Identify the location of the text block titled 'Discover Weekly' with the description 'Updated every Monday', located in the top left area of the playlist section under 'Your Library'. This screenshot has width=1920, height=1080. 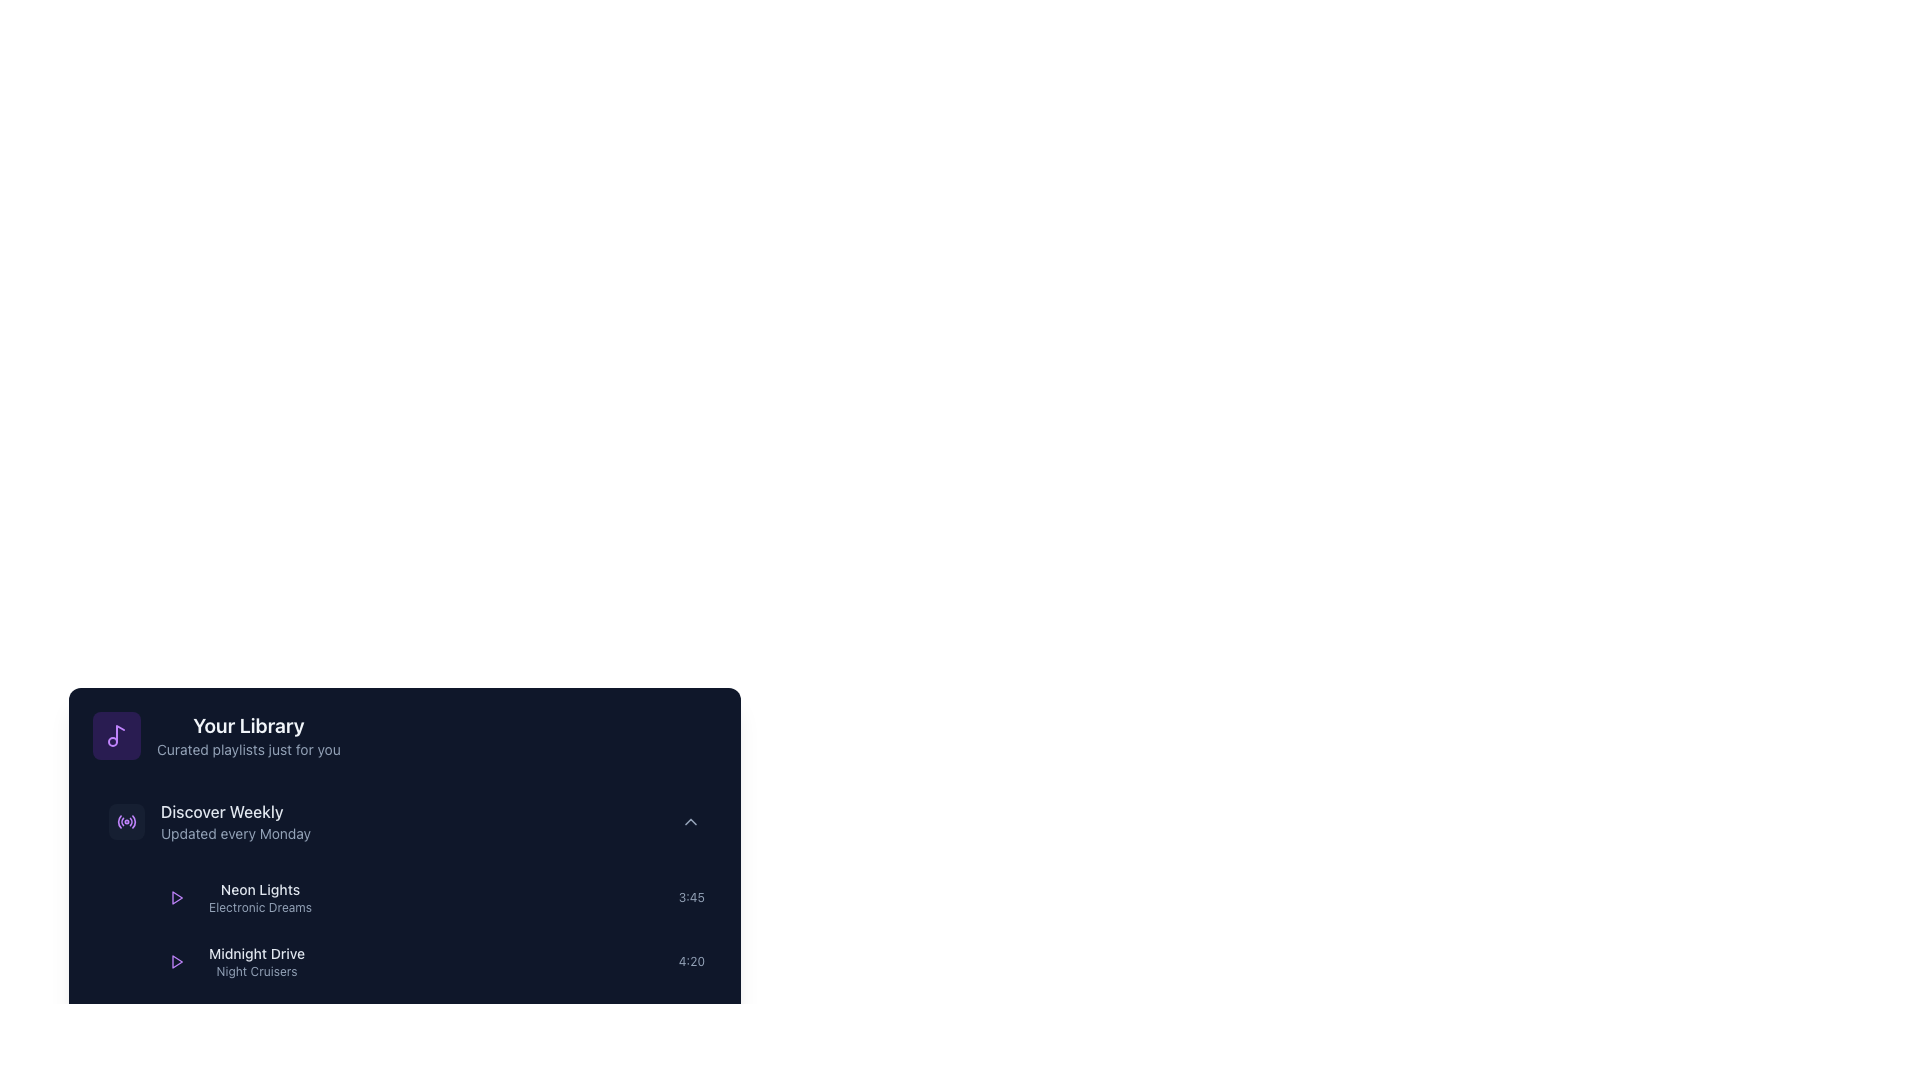
(236, 821).